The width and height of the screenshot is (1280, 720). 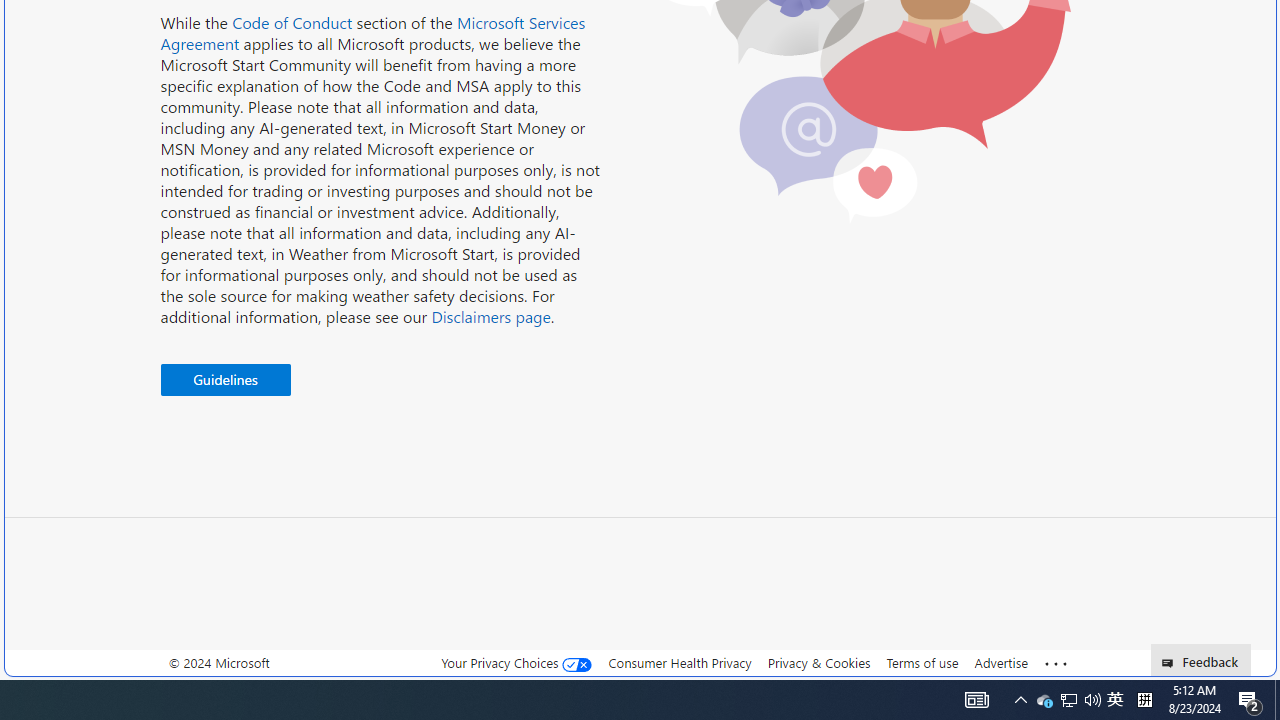 What do you see at coordinates (291, 22) in the screenshot?
I see `'Code of Conduct'` at bounding box center [291, 22].